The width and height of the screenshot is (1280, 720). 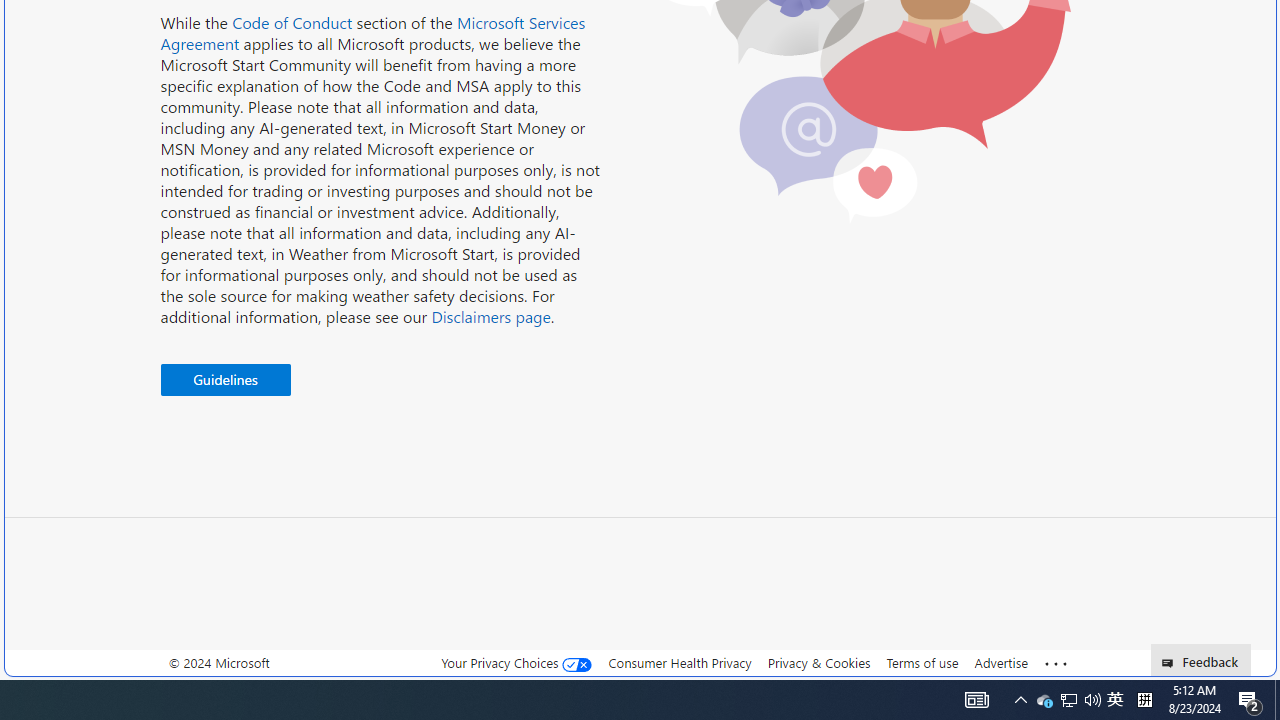 What do you see at coordinates (291, 22) in the screenshot?
I see `'Code of Conduct'` at bounding box center [291, 22].